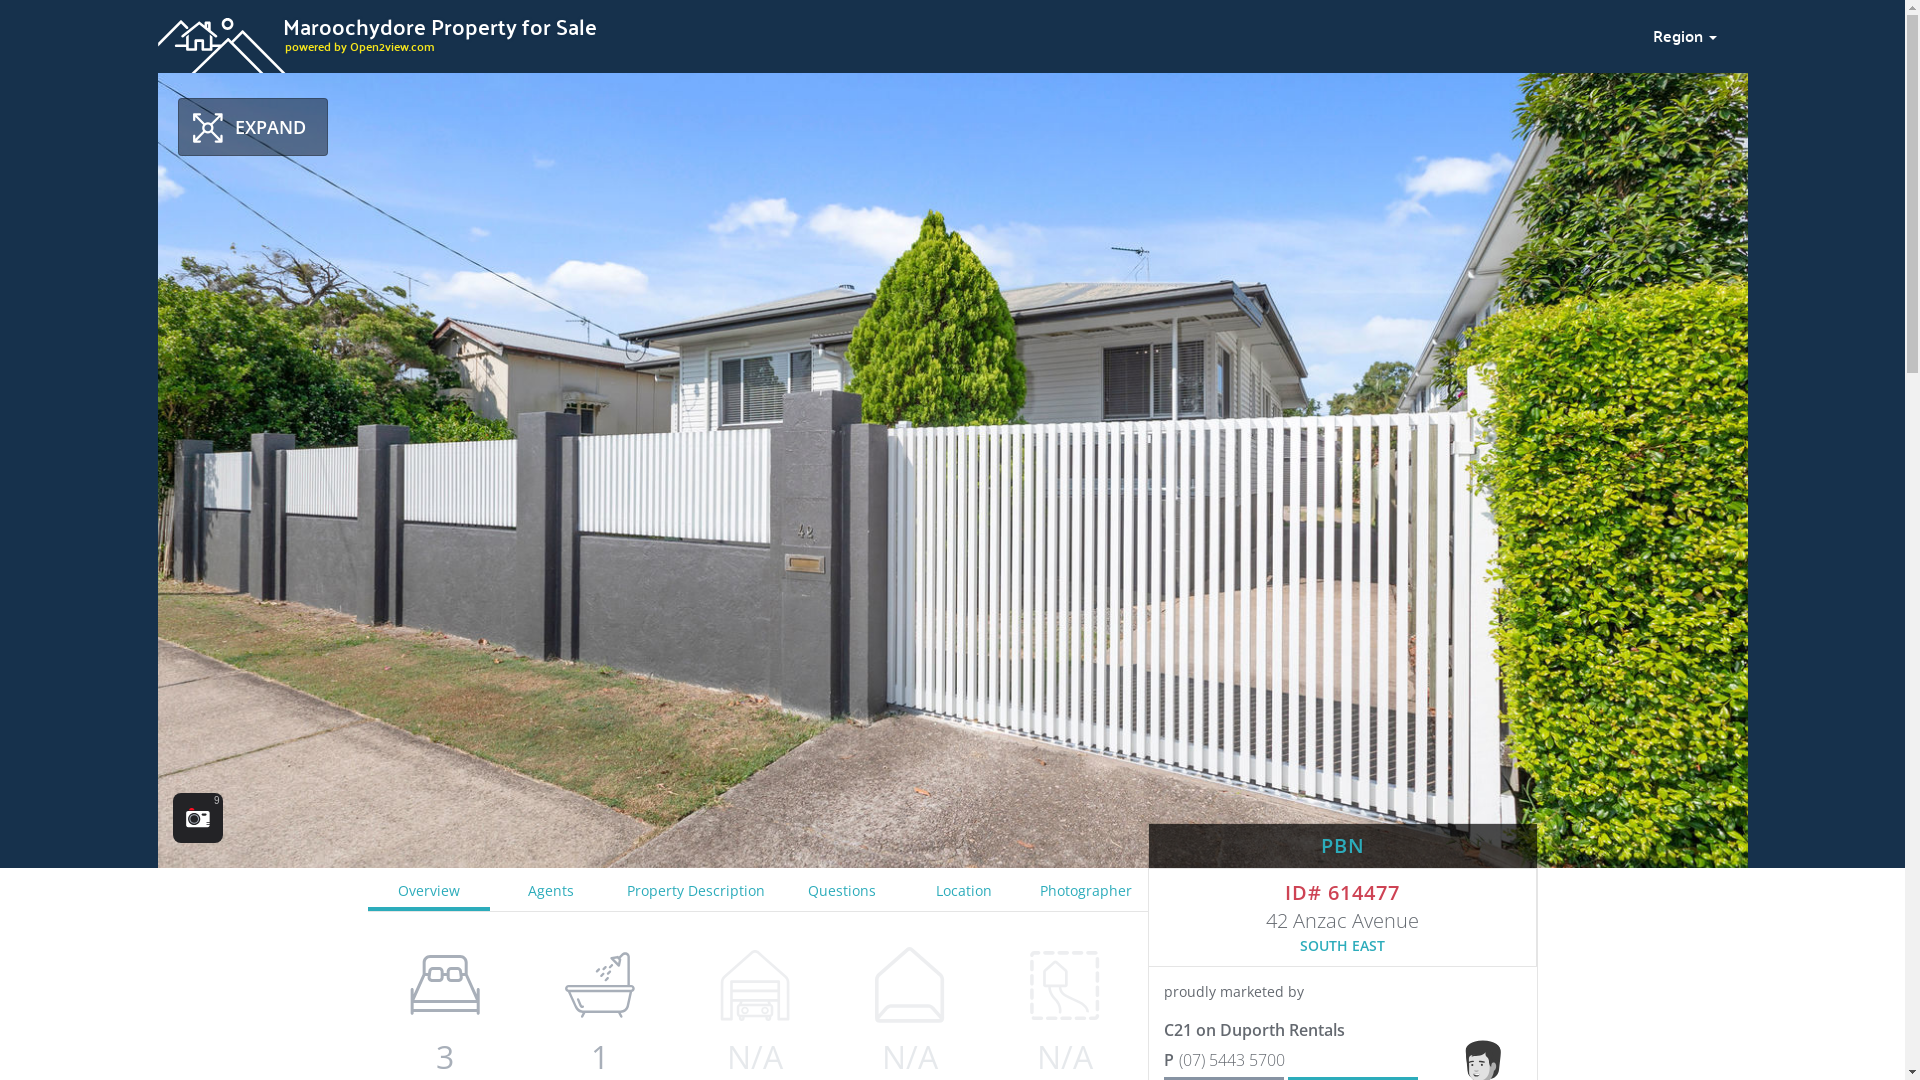 This screenshot has height=1080, width=1920. Describe the element at coordinates (551, 888) in the screenshot. I see `'Agents'` at that location.